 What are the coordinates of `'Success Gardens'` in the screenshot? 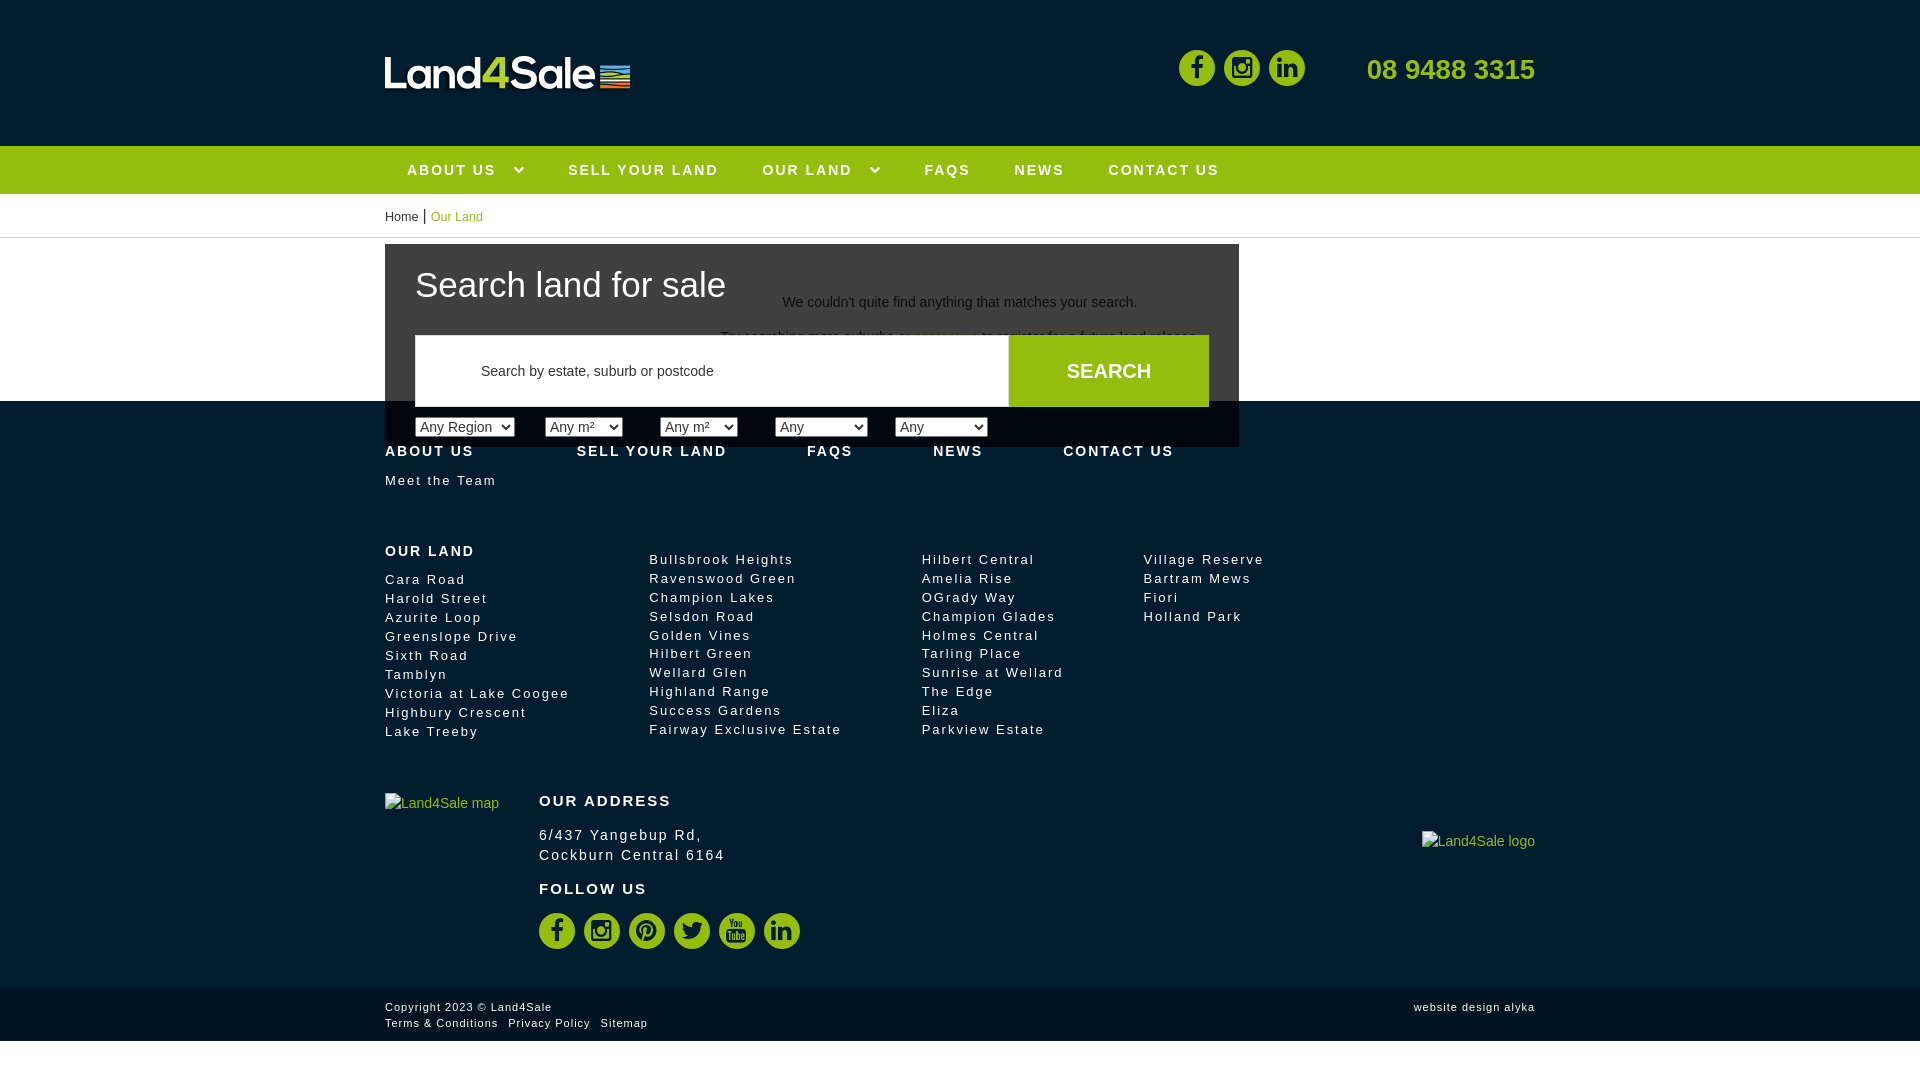 It's located at (715, 709).